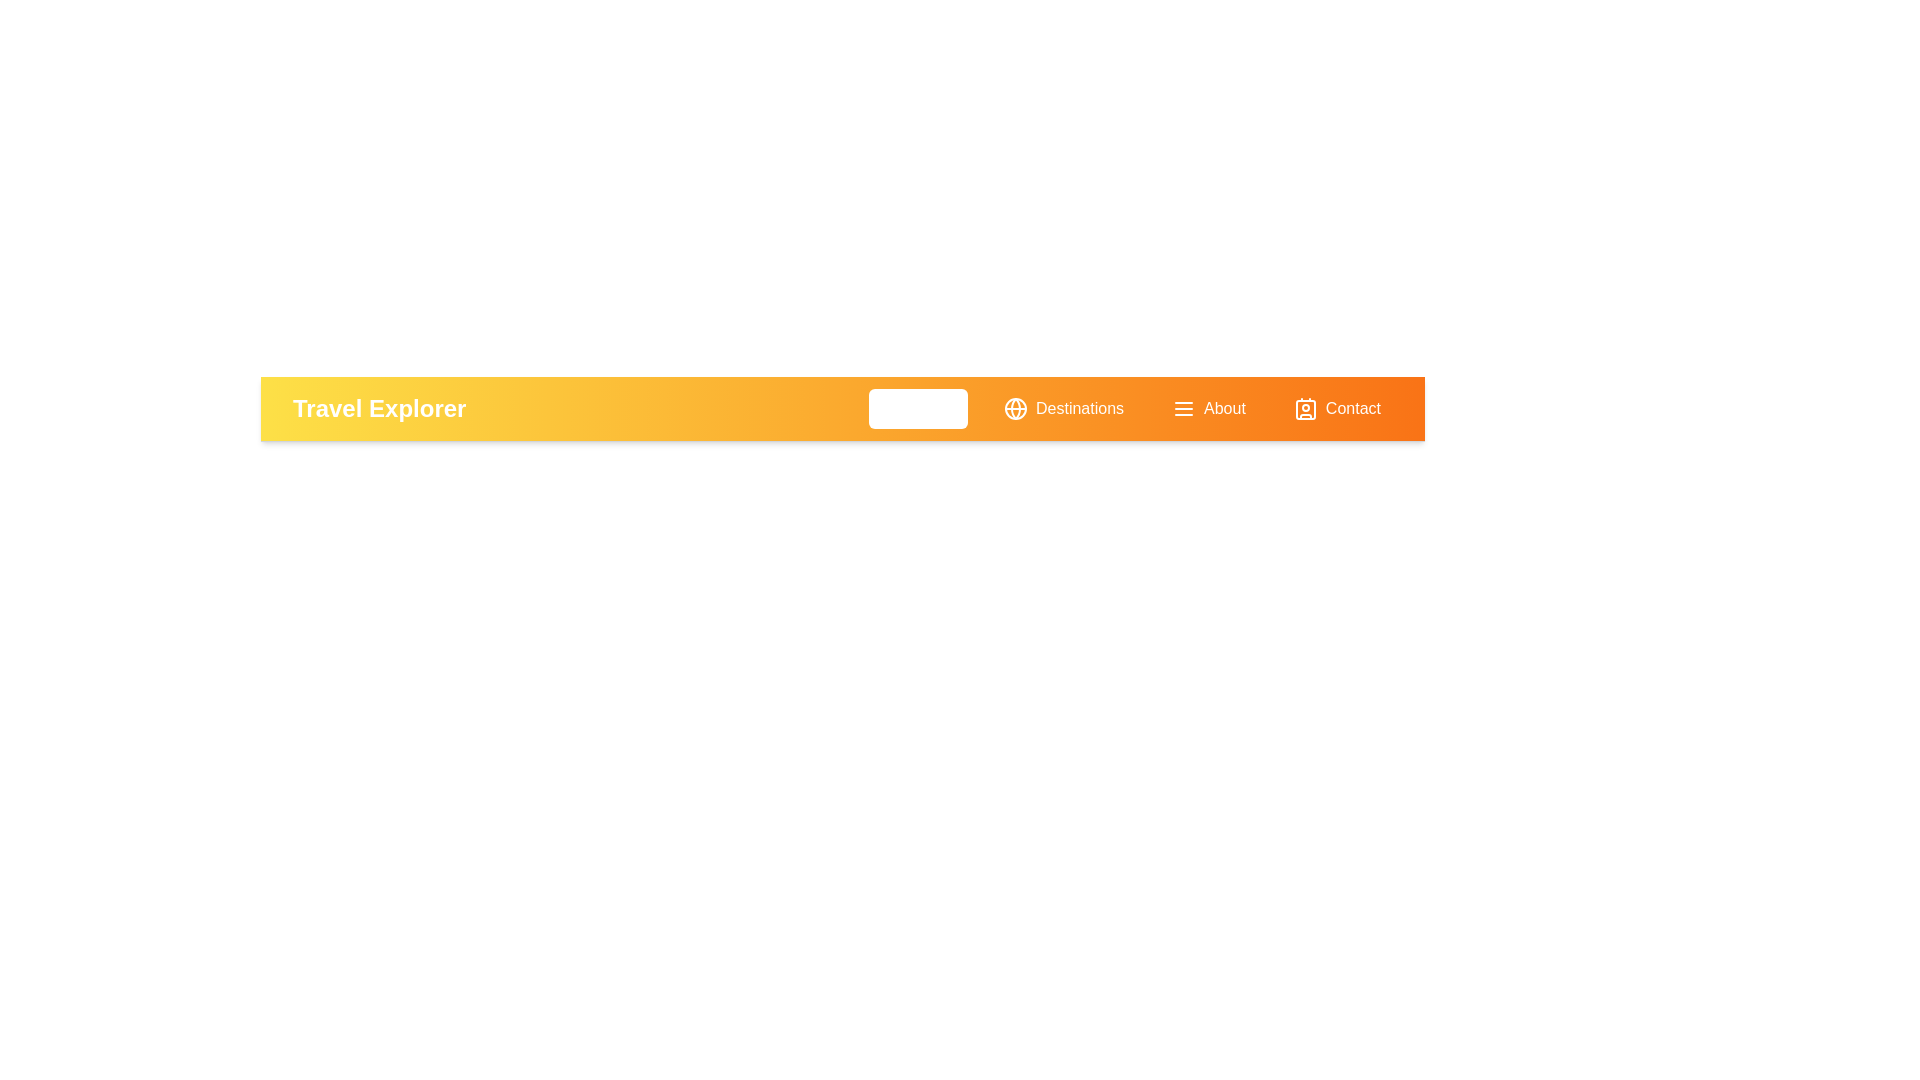 The height and width of the screenshot is (1080, 1920). What do you see at coordinates (1337, 407) in the screenshot?
I see `the contact button located in the top-right section of the navigation menu, positioned to the right of the 'About' button and left of the interface's margin` at bounding box center [1337, 407].